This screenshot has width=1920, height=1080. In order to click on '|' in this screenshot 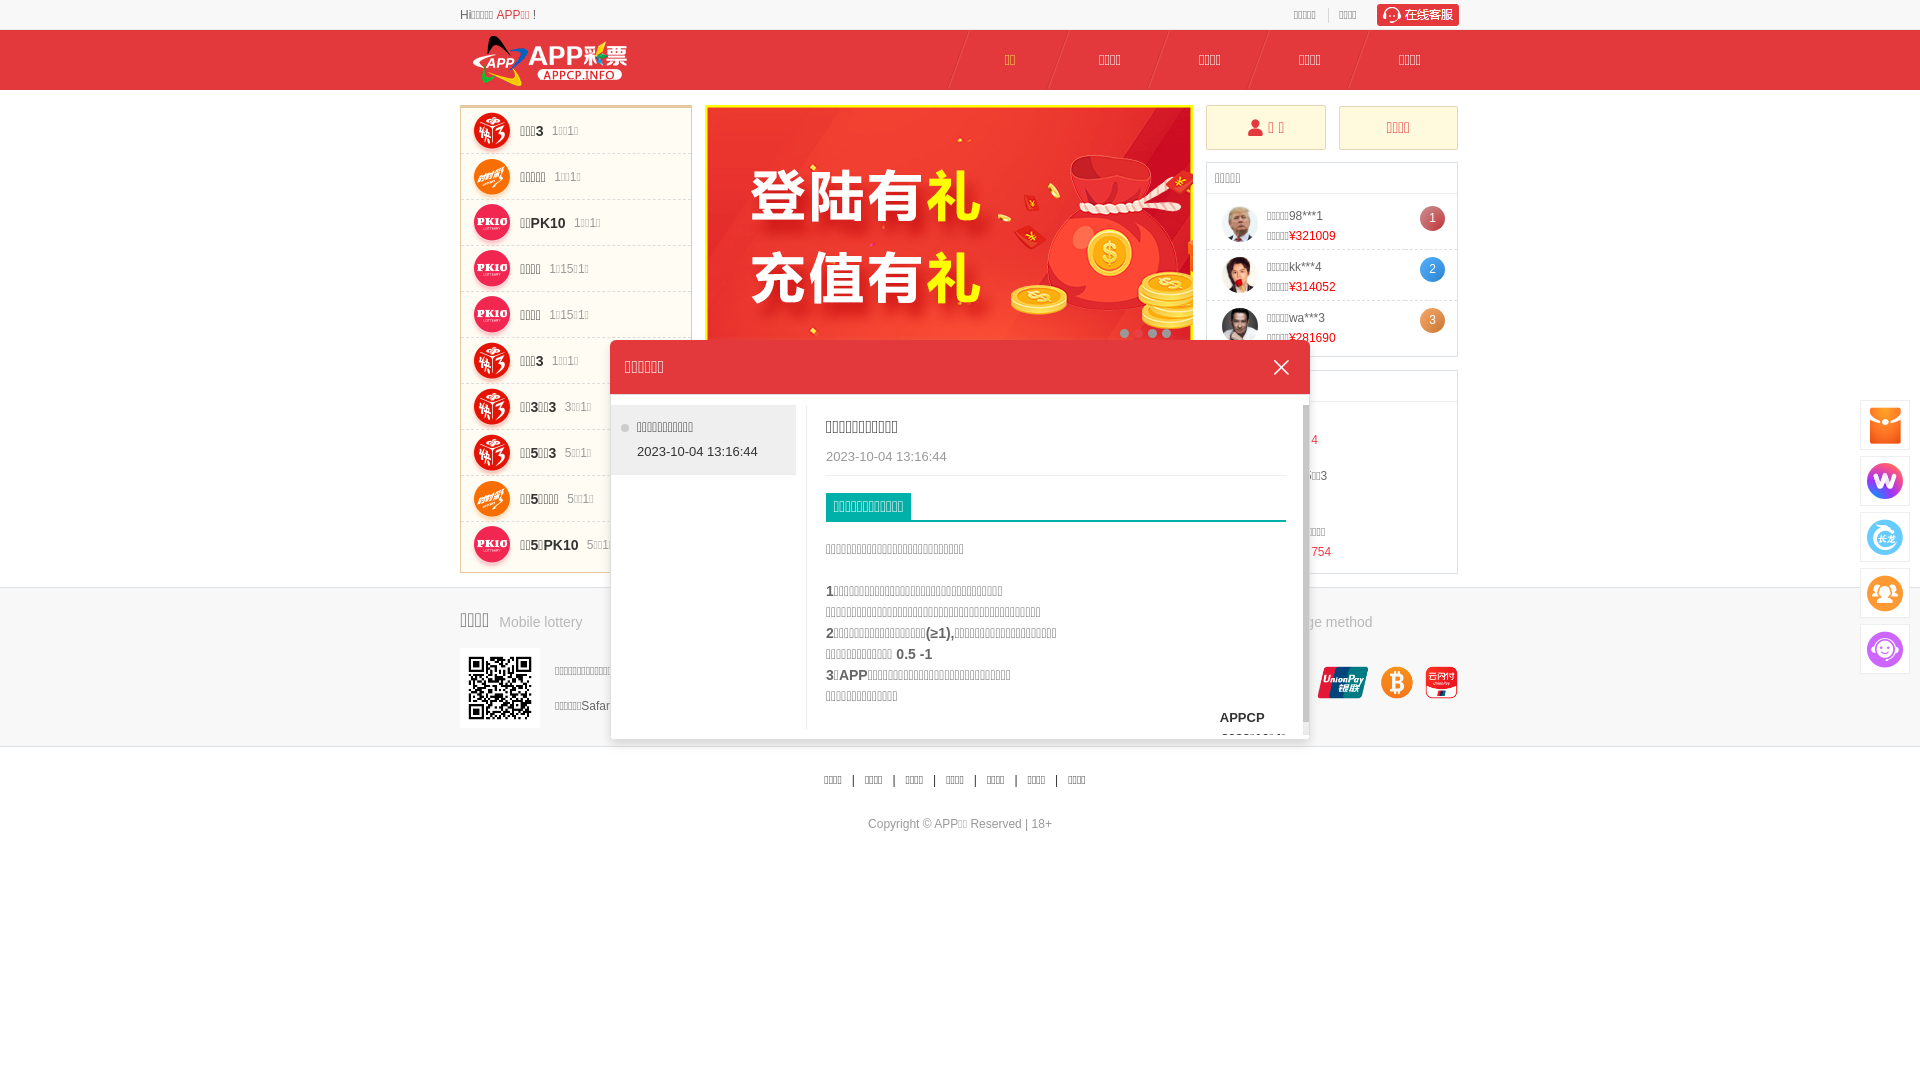, I will do `click(933, 779)`.